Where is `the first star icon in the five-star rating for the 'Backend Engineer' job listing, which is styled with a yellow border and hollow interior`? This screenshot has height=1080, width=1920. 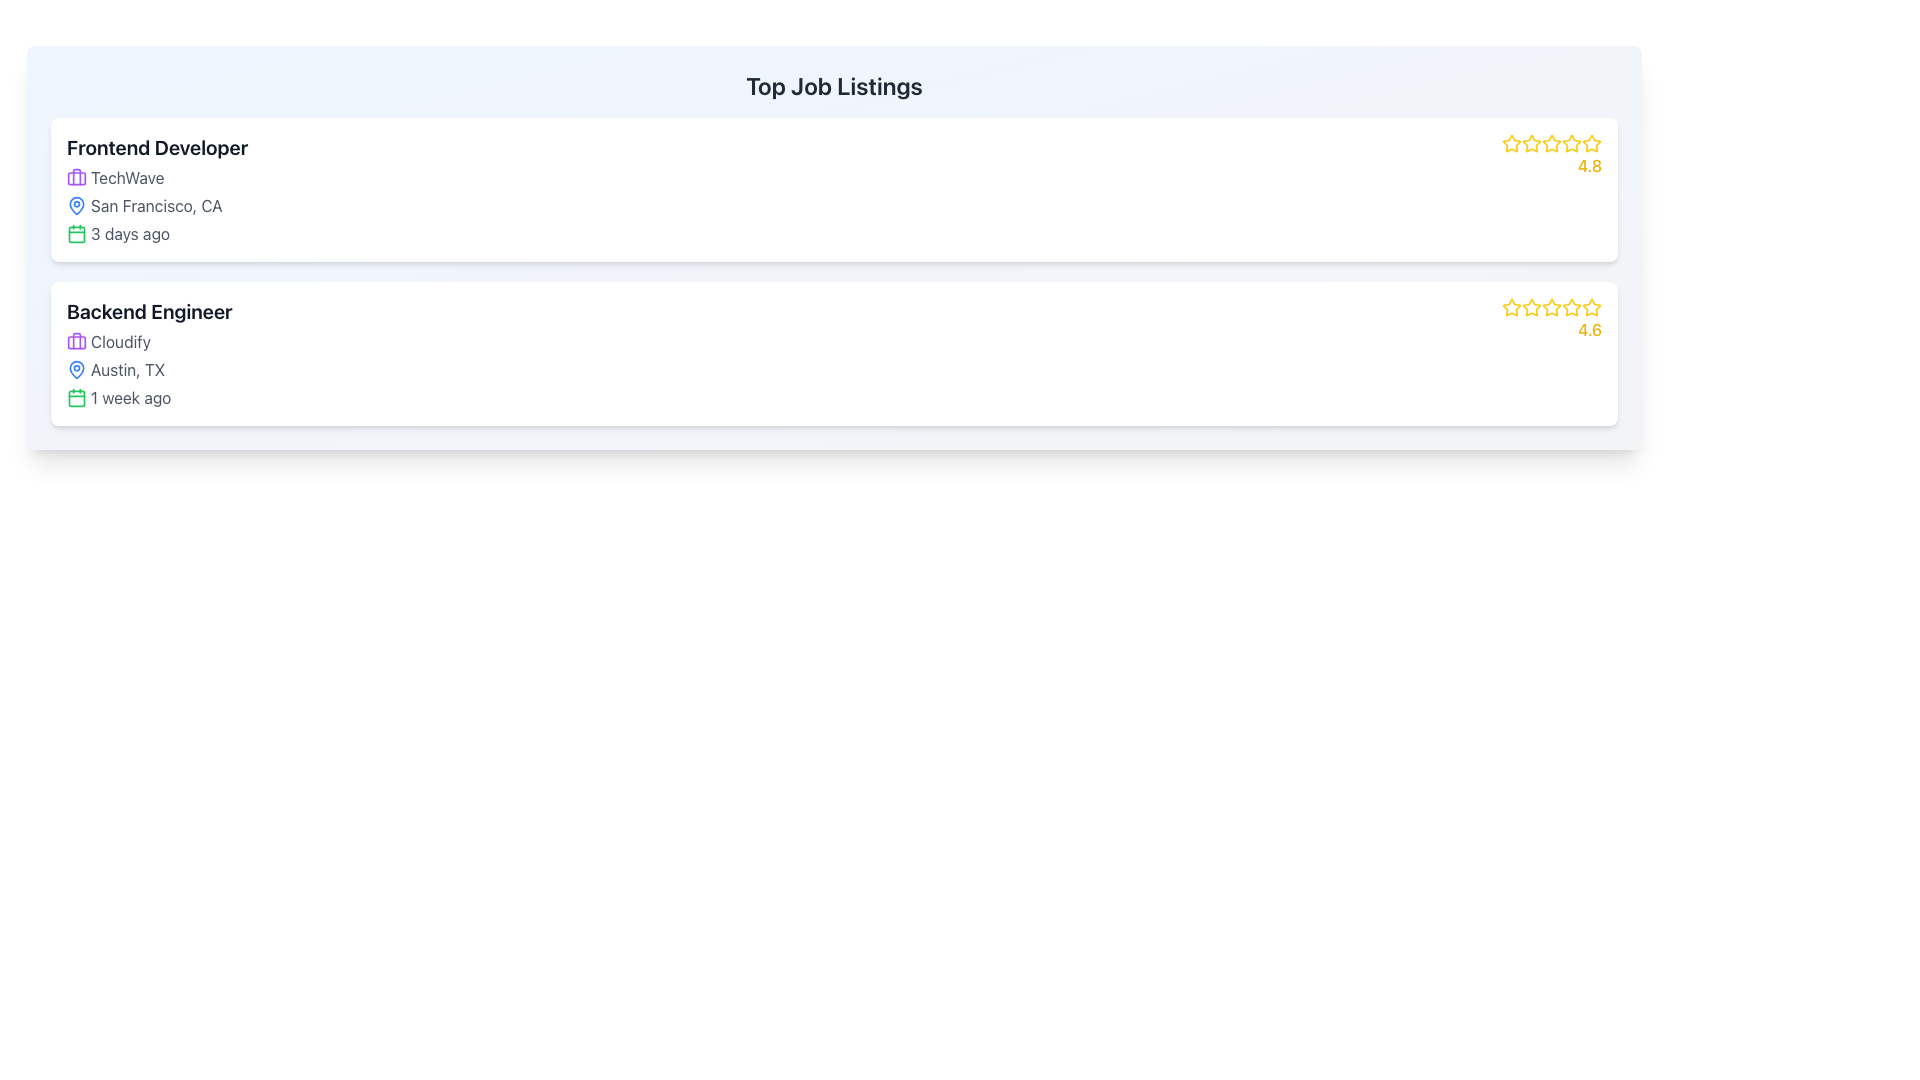 the first star icon in the five-star rating for the 'Backend Engineer' job listing, which is styled with a yellow border and hollow interior is located at coordinates (1512, 307).